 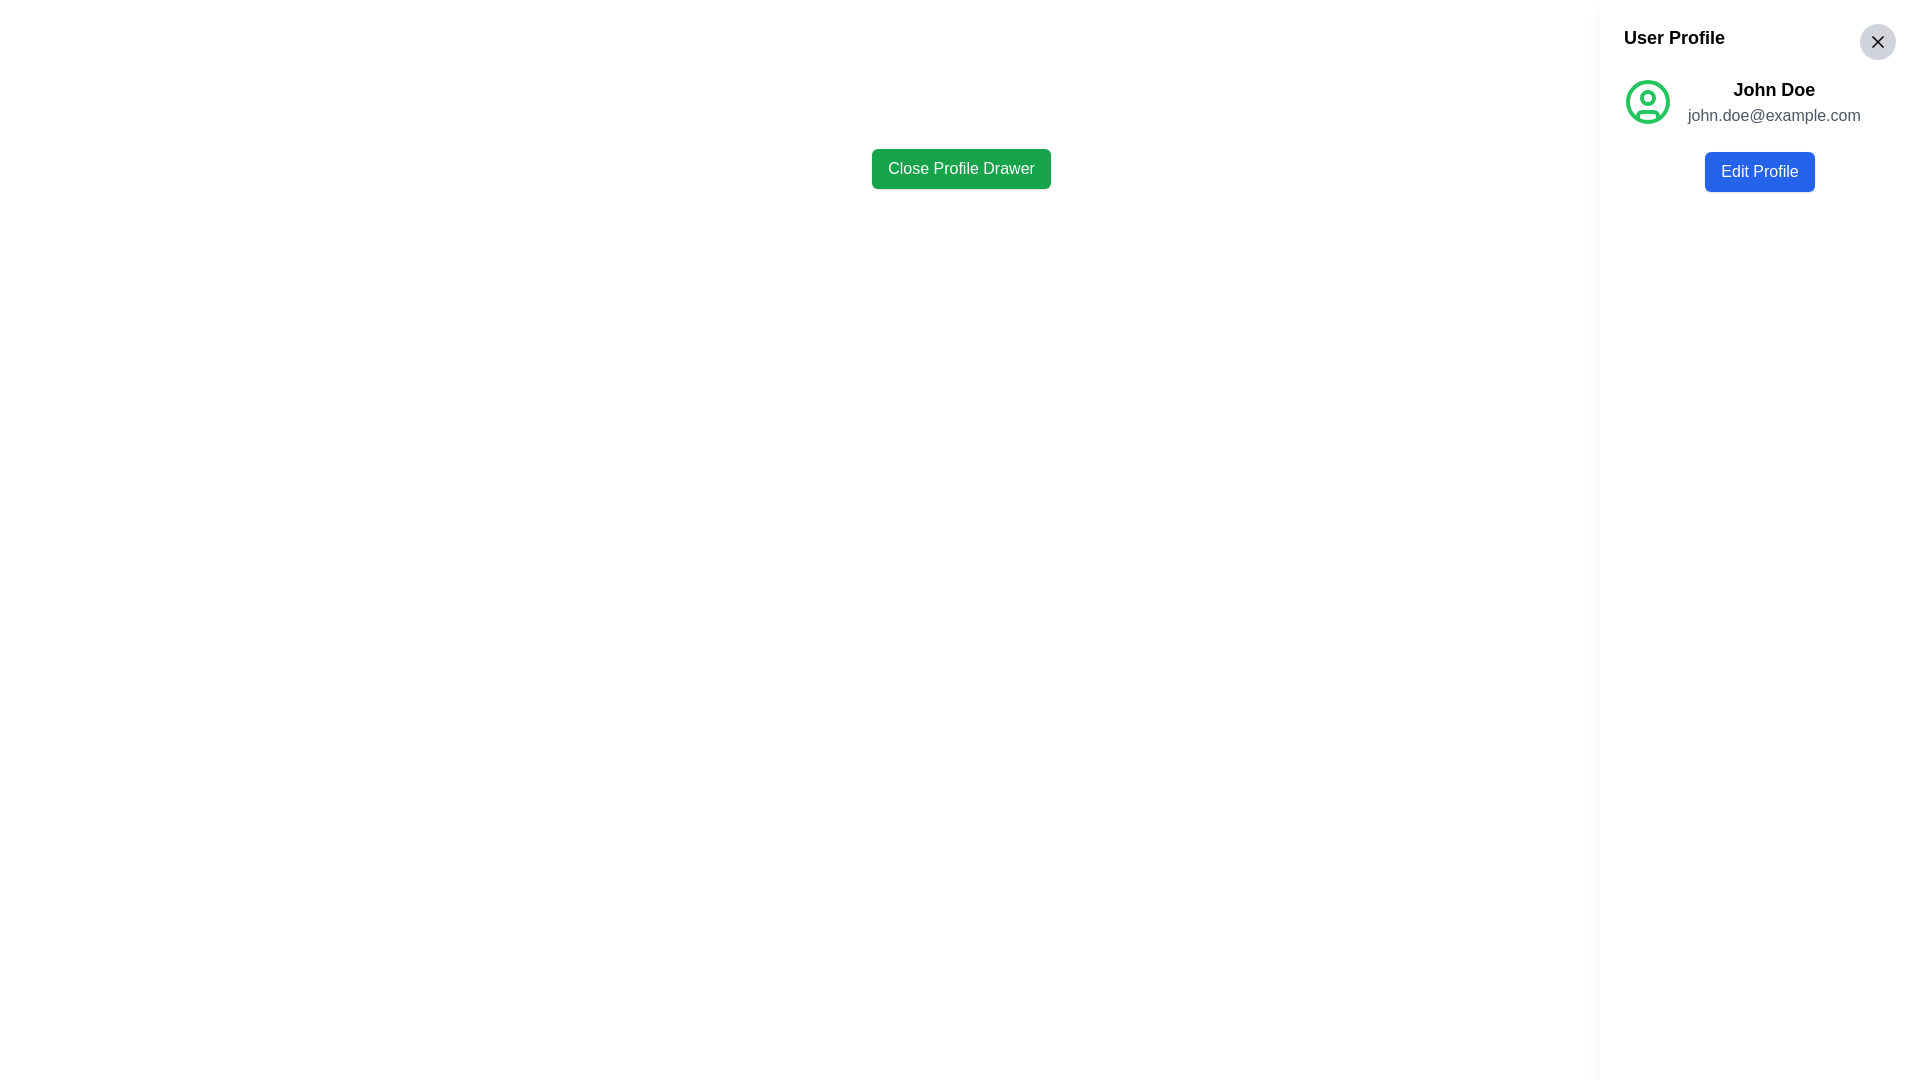 I want to click on the blue rectangular 'Edit Profile' button, so click(x=1760, y=171).